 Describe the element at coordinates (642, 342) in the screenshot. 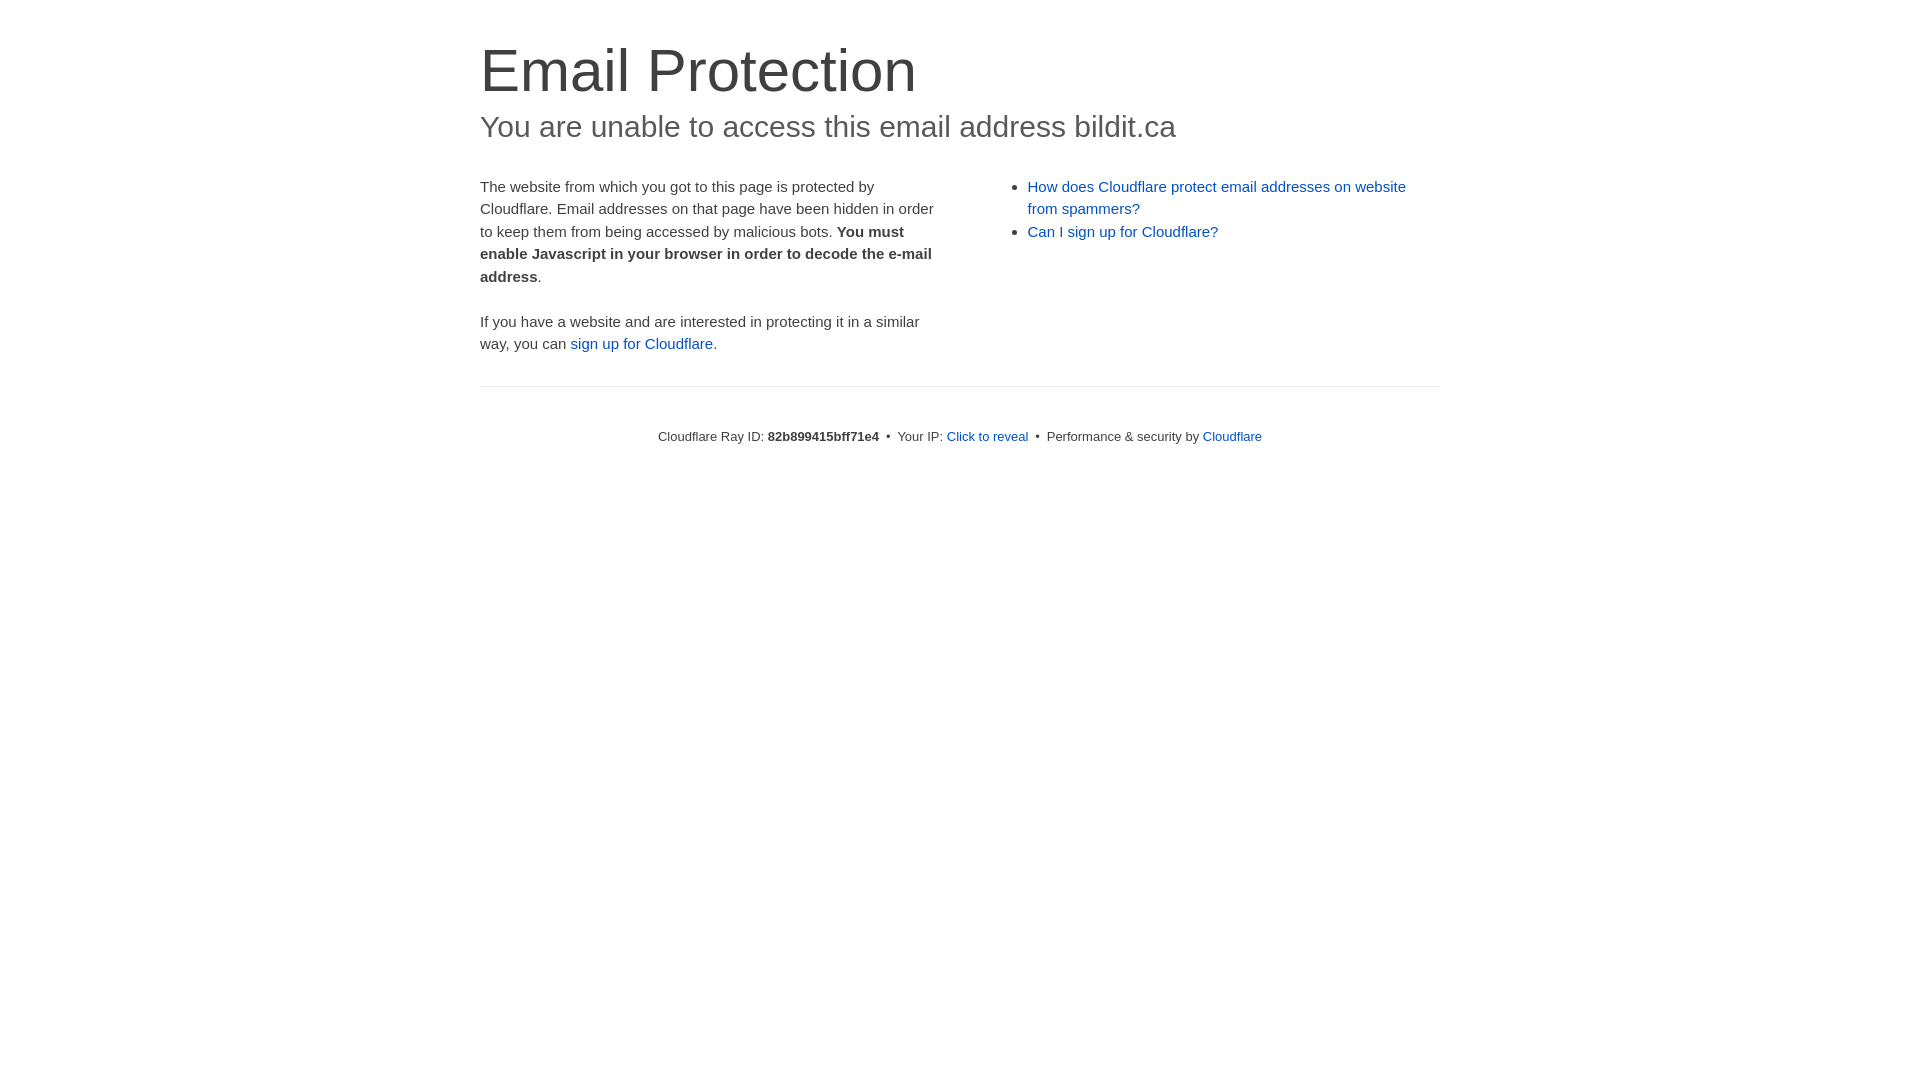

I see `'sign up for Cloudflare'` at that location.